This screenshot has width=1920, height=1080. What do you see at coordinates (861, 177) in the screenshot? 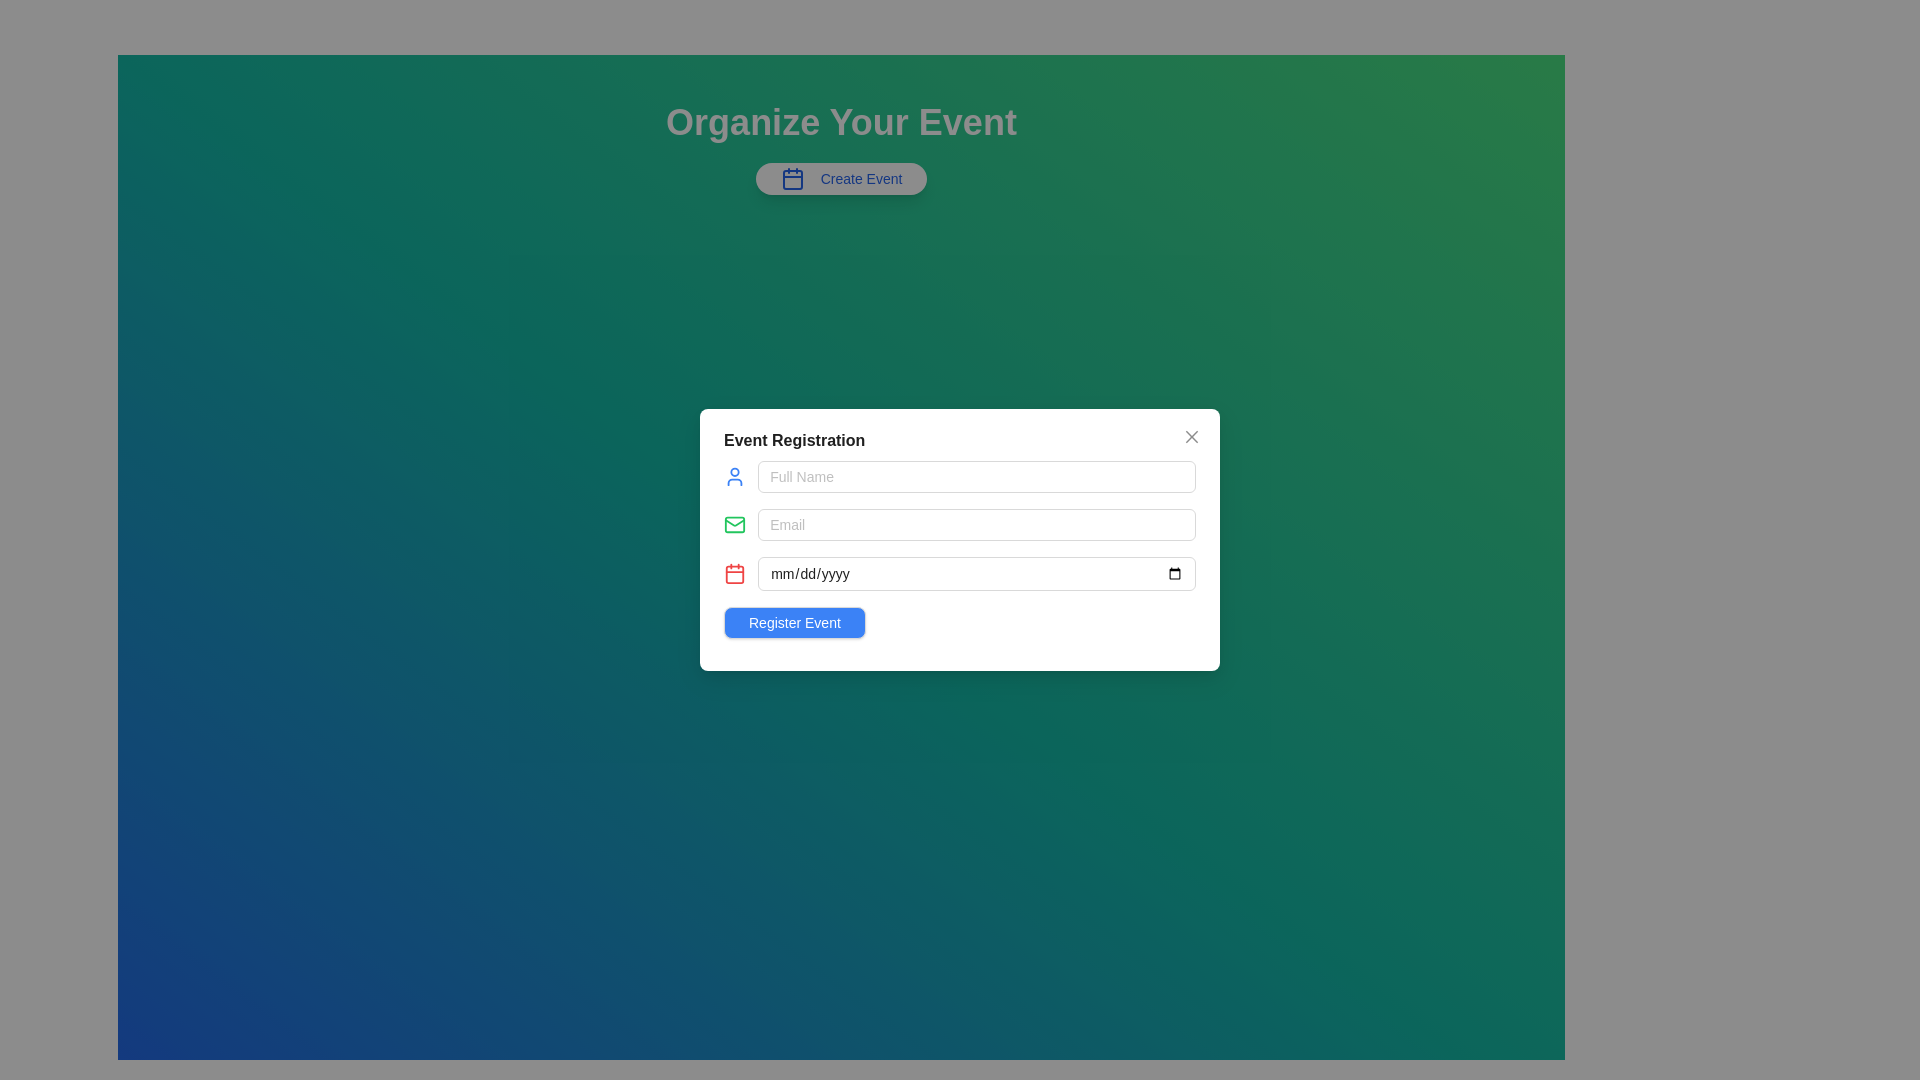
I see `the 'Create Event' text label, which is part of a button with a rounded shape and a calendar icon` at bounding box center [861, 177].